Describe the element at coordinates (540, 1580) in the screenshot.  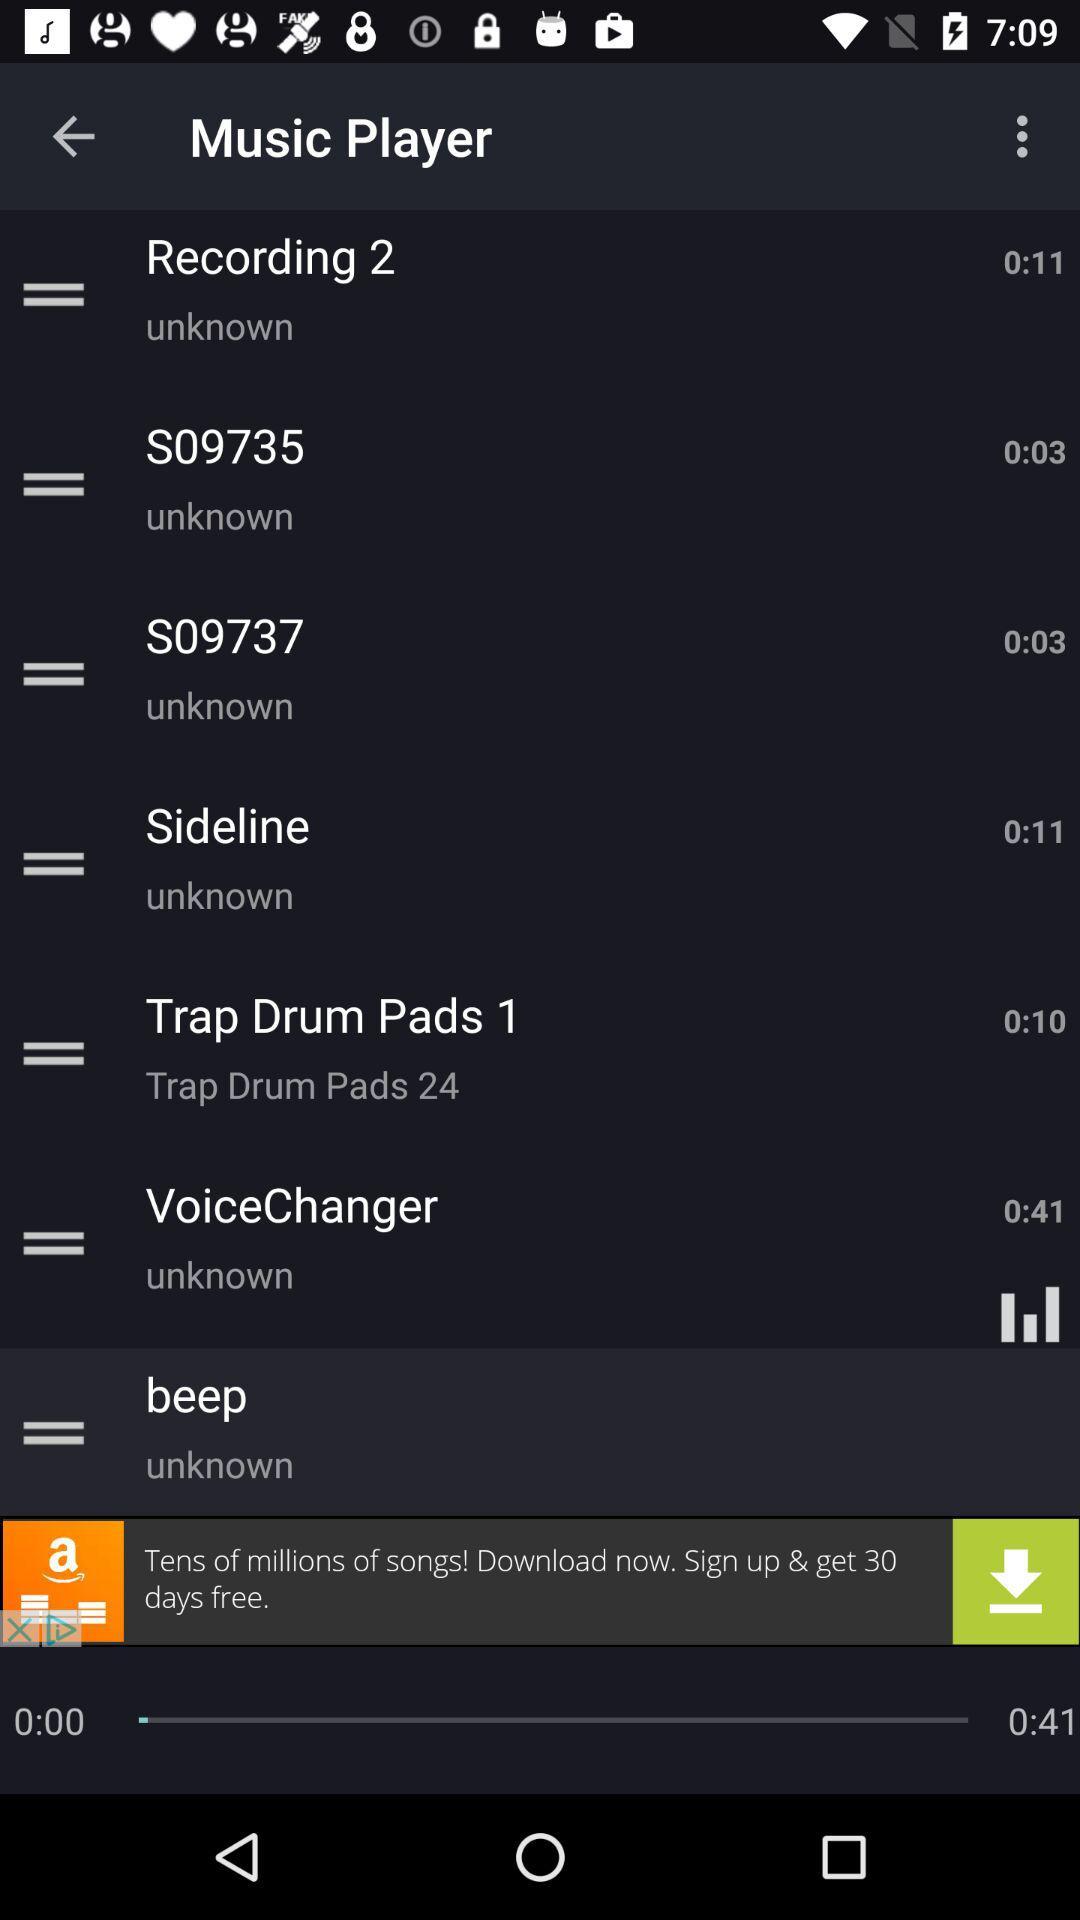
I see `advertisement button` at that location.